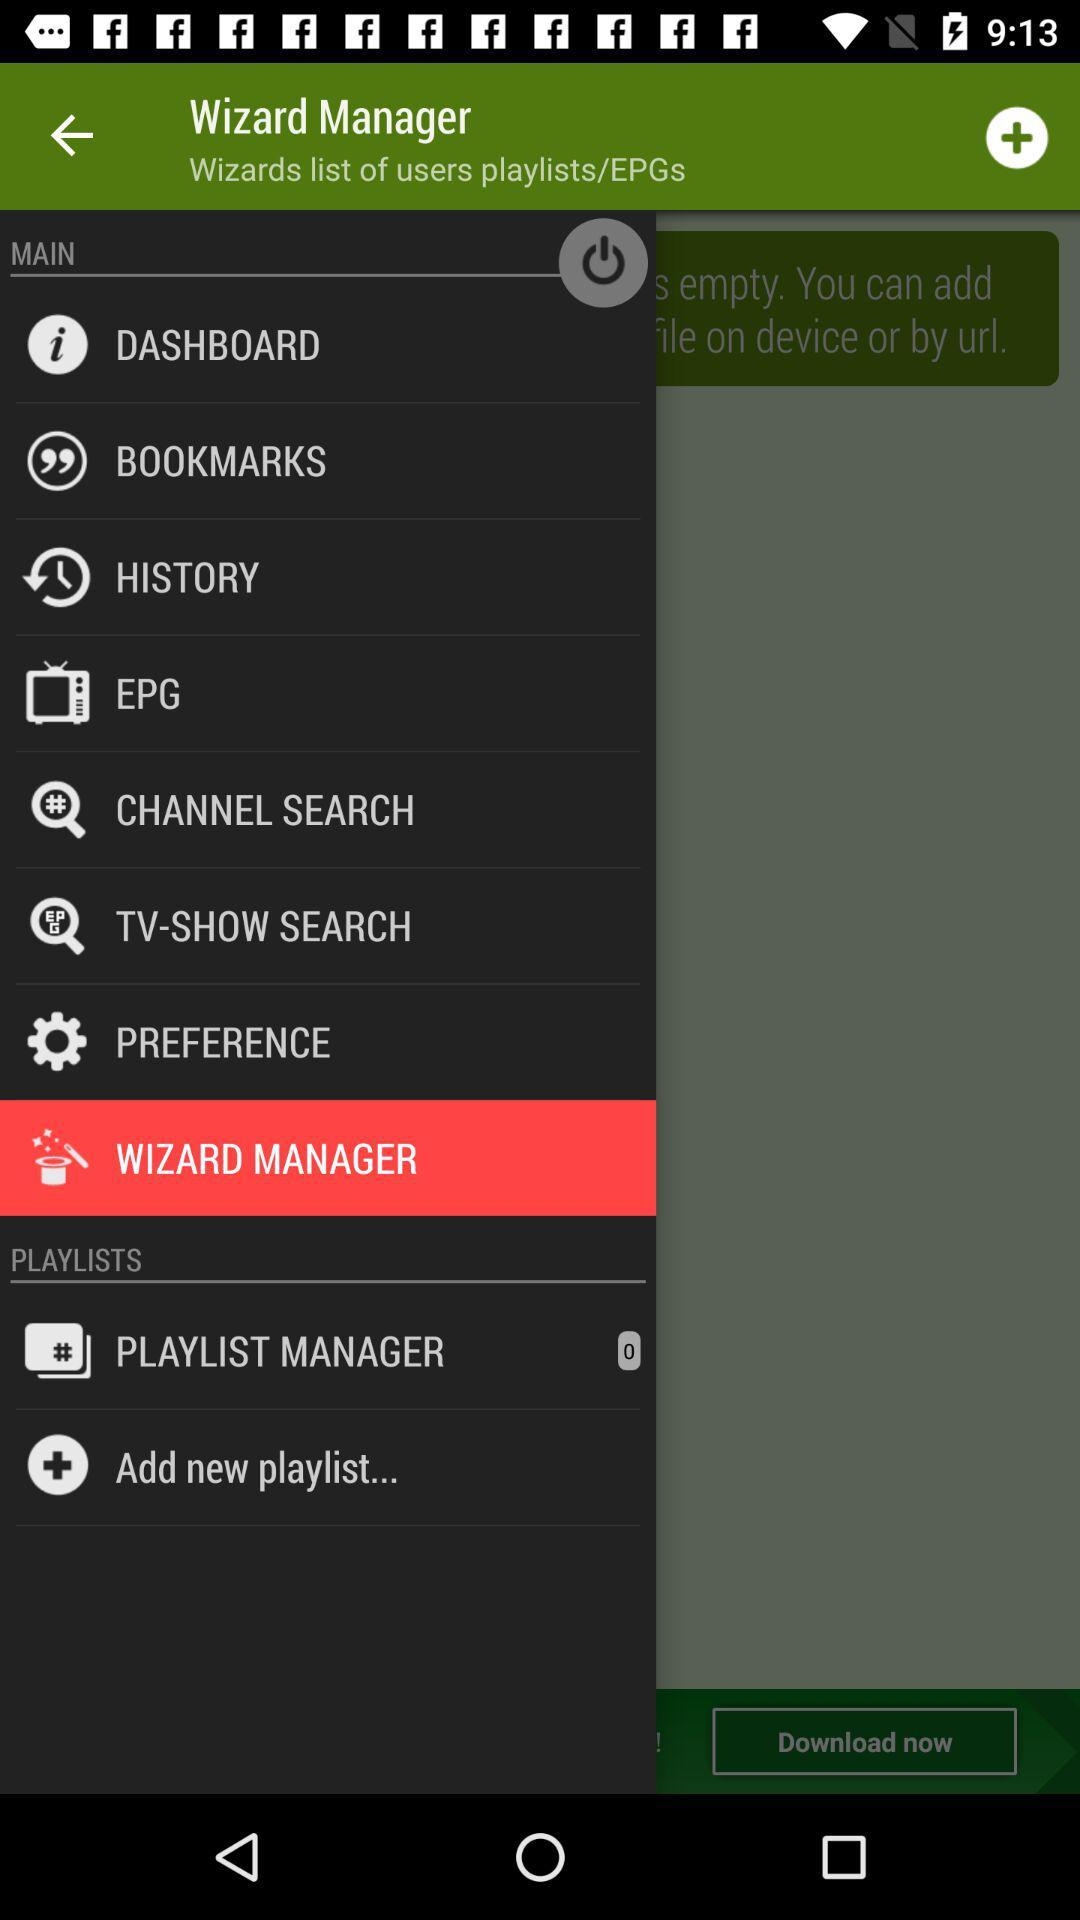  Describe the element at coordinates (602, 261) in the screenshot. I see `switch off the page` at that location.